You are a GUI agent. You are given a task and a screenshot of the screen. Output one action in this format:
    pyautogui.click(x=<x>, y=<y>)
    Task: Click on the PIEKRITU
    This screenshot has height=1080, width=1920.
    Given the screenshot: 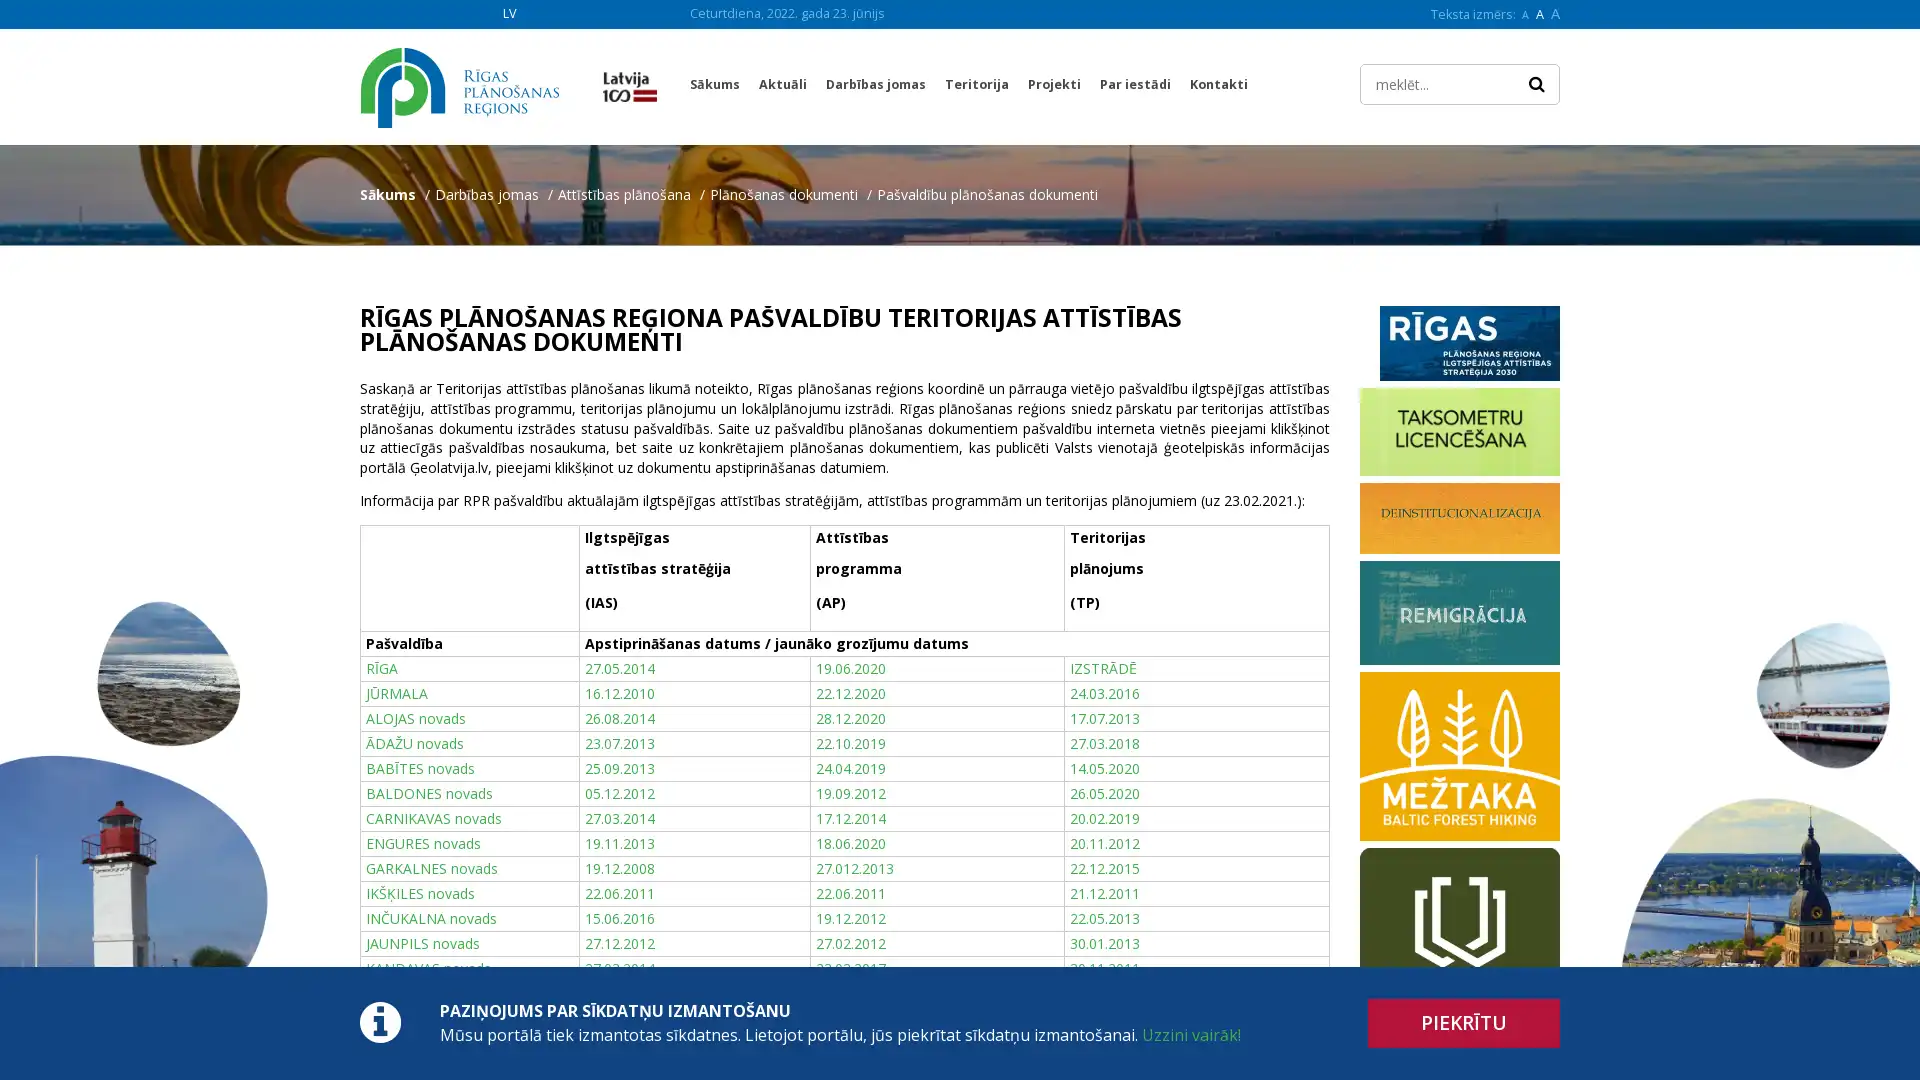 What is the action you would take?
    pyautogui.click(x=1464, y=1023)
    